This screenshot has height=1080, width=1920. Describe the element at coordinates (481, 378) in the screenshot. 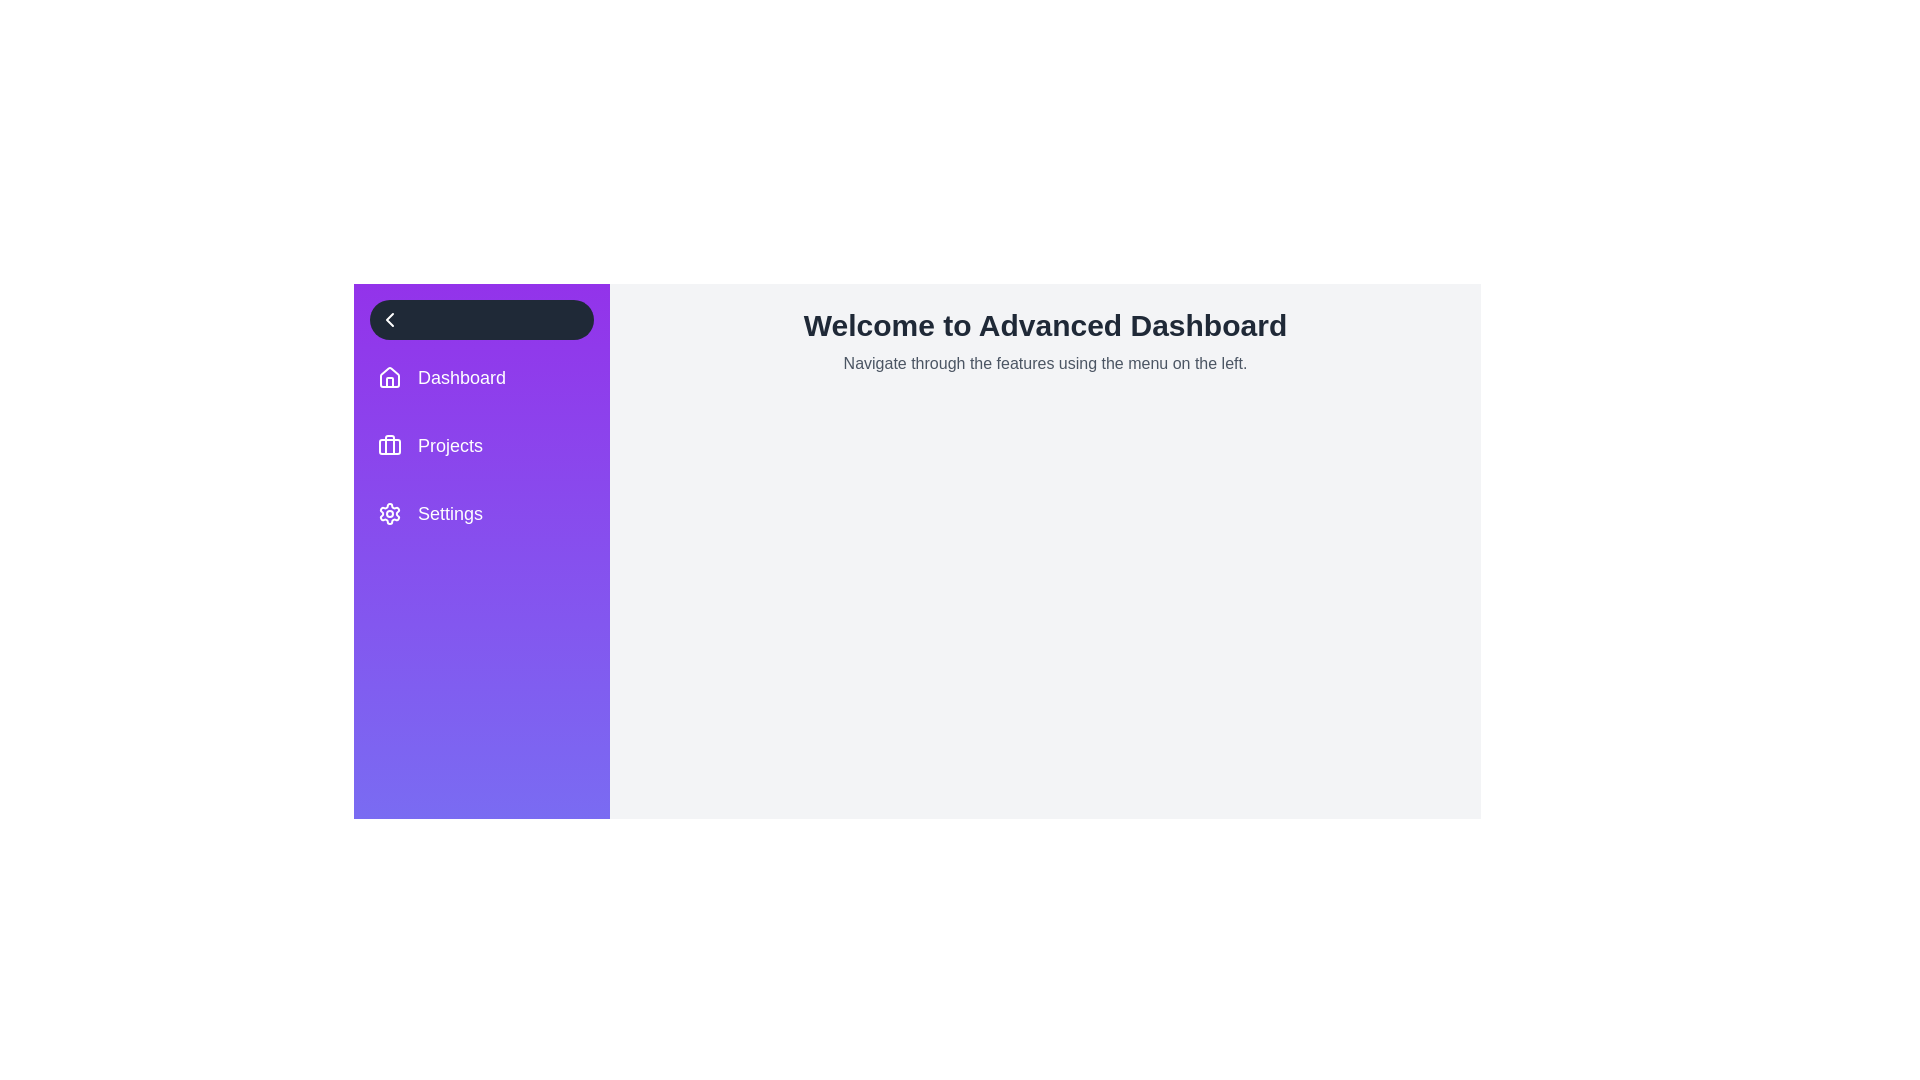

I see `the menu item Dashboard from the list` at that location.